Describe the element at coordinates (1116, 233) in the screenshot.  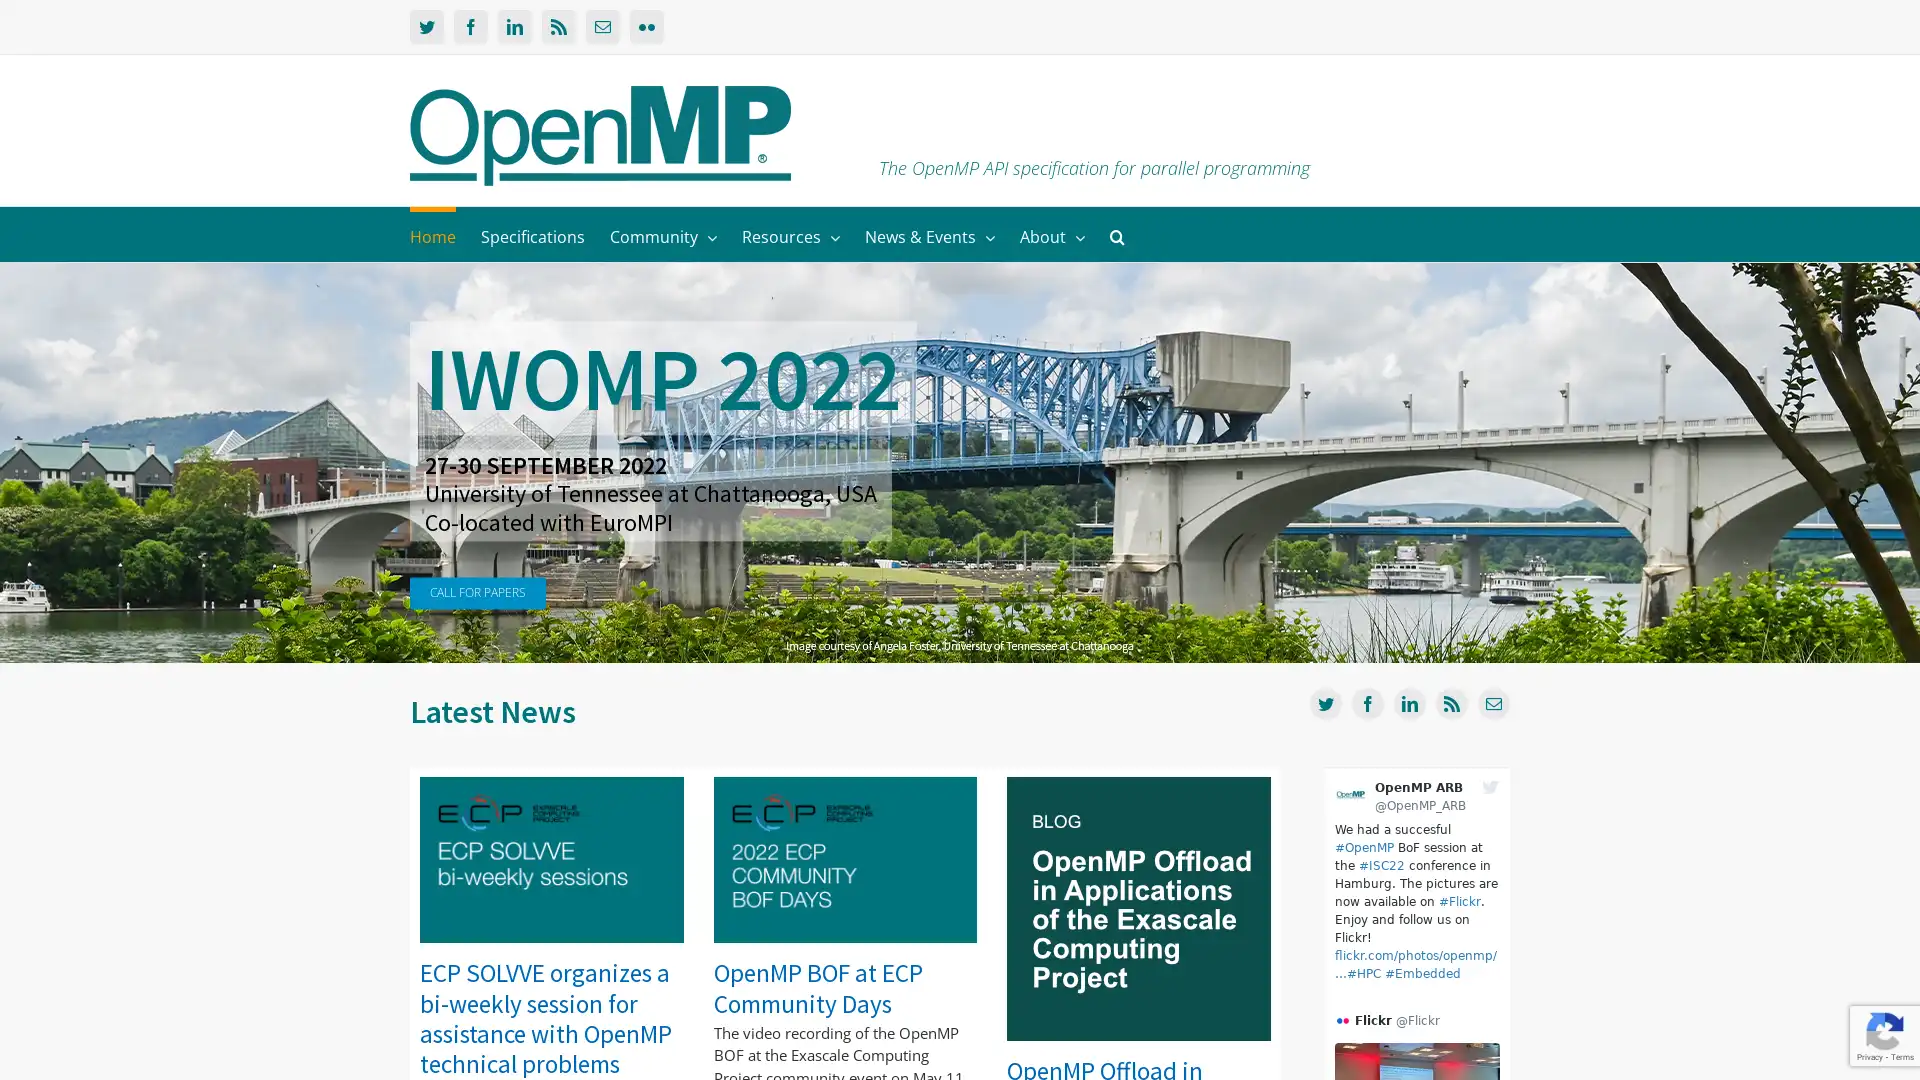
I see `Search` at that location.